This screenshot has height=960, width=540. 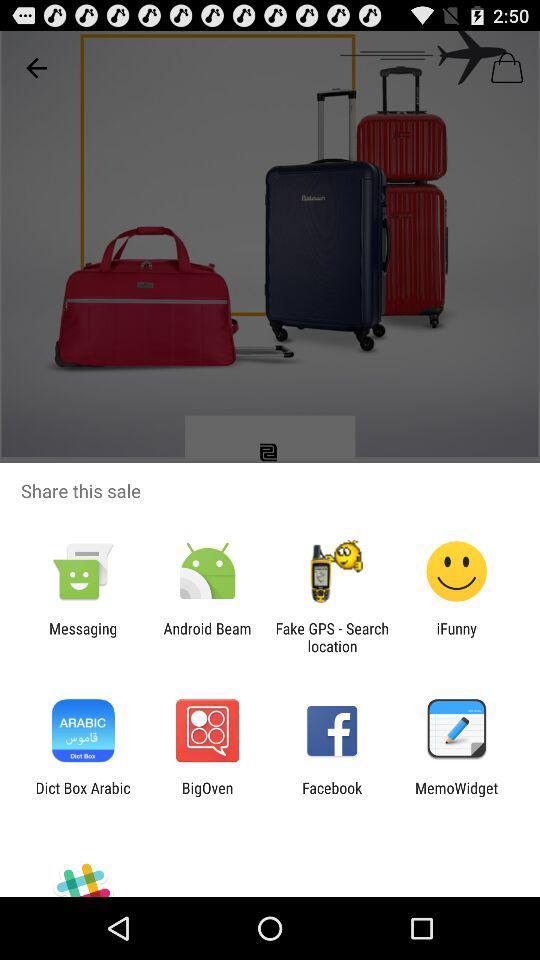 I want to click on the item to the right of the dict box arabic app, so click(x=206, y=796).